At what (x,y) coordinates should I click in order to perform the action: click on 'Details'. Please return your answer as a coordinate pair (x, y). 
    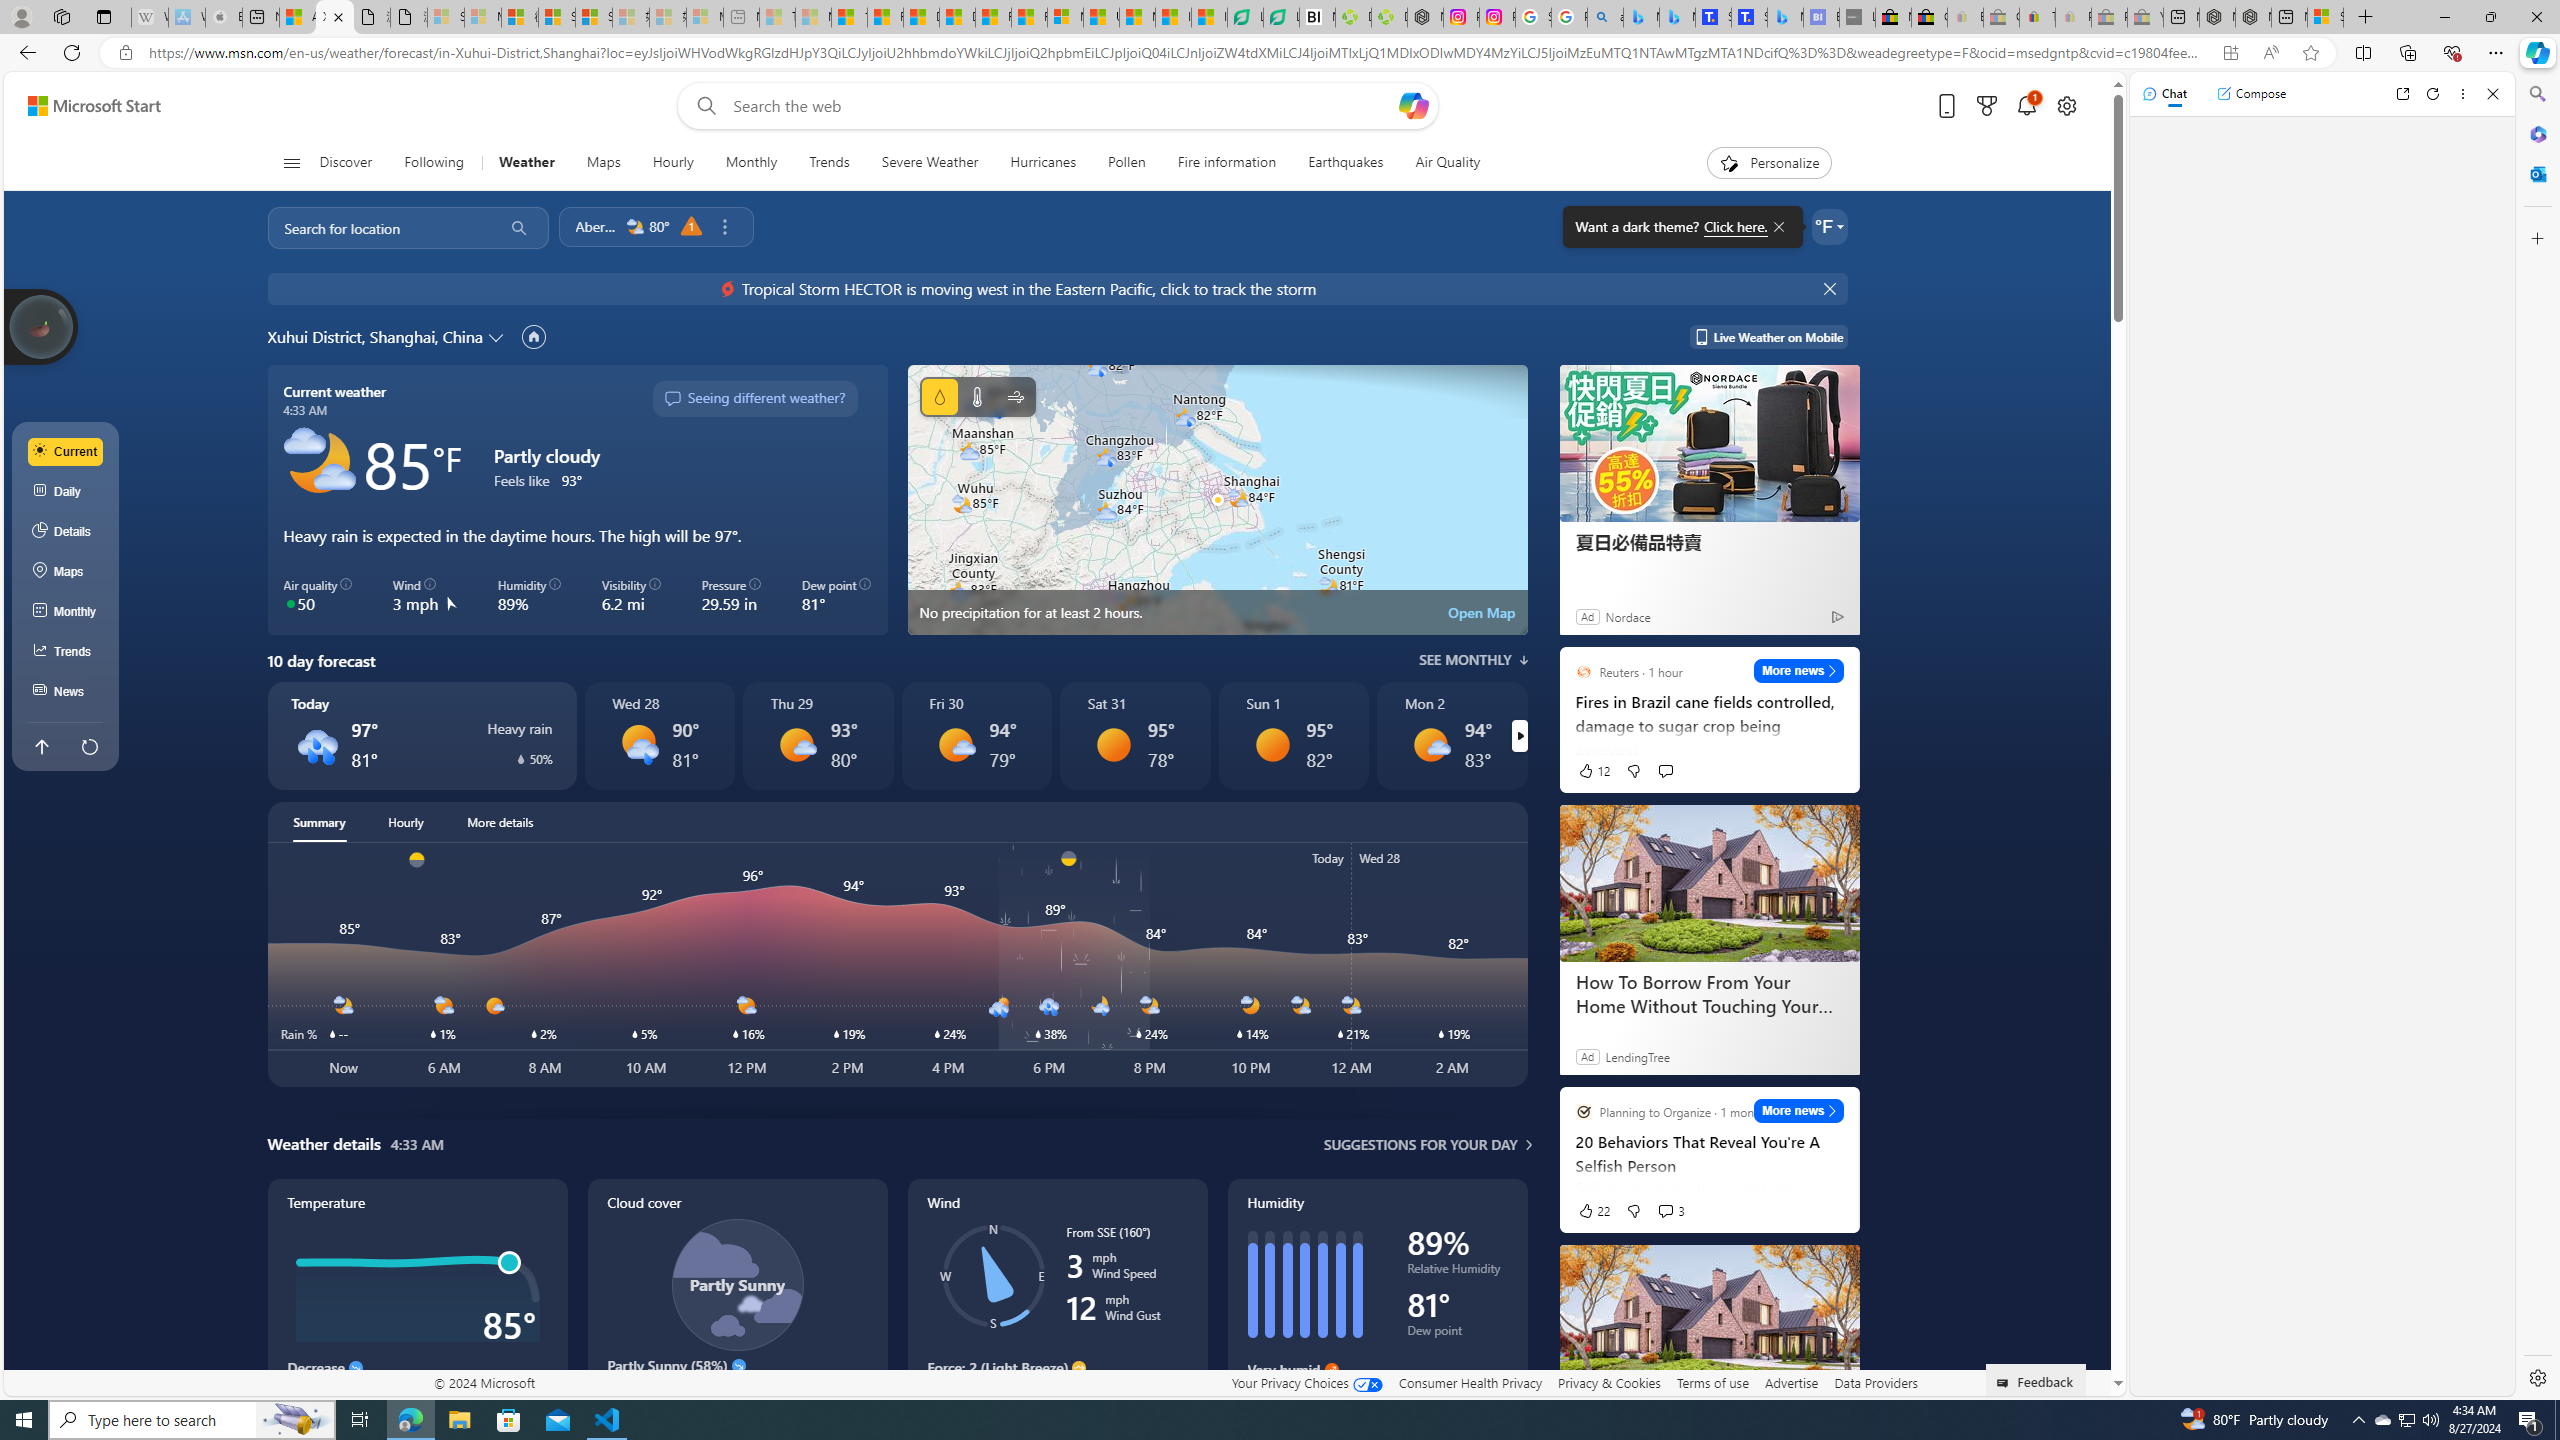
    Looking at the image, I should click on (65, 532).